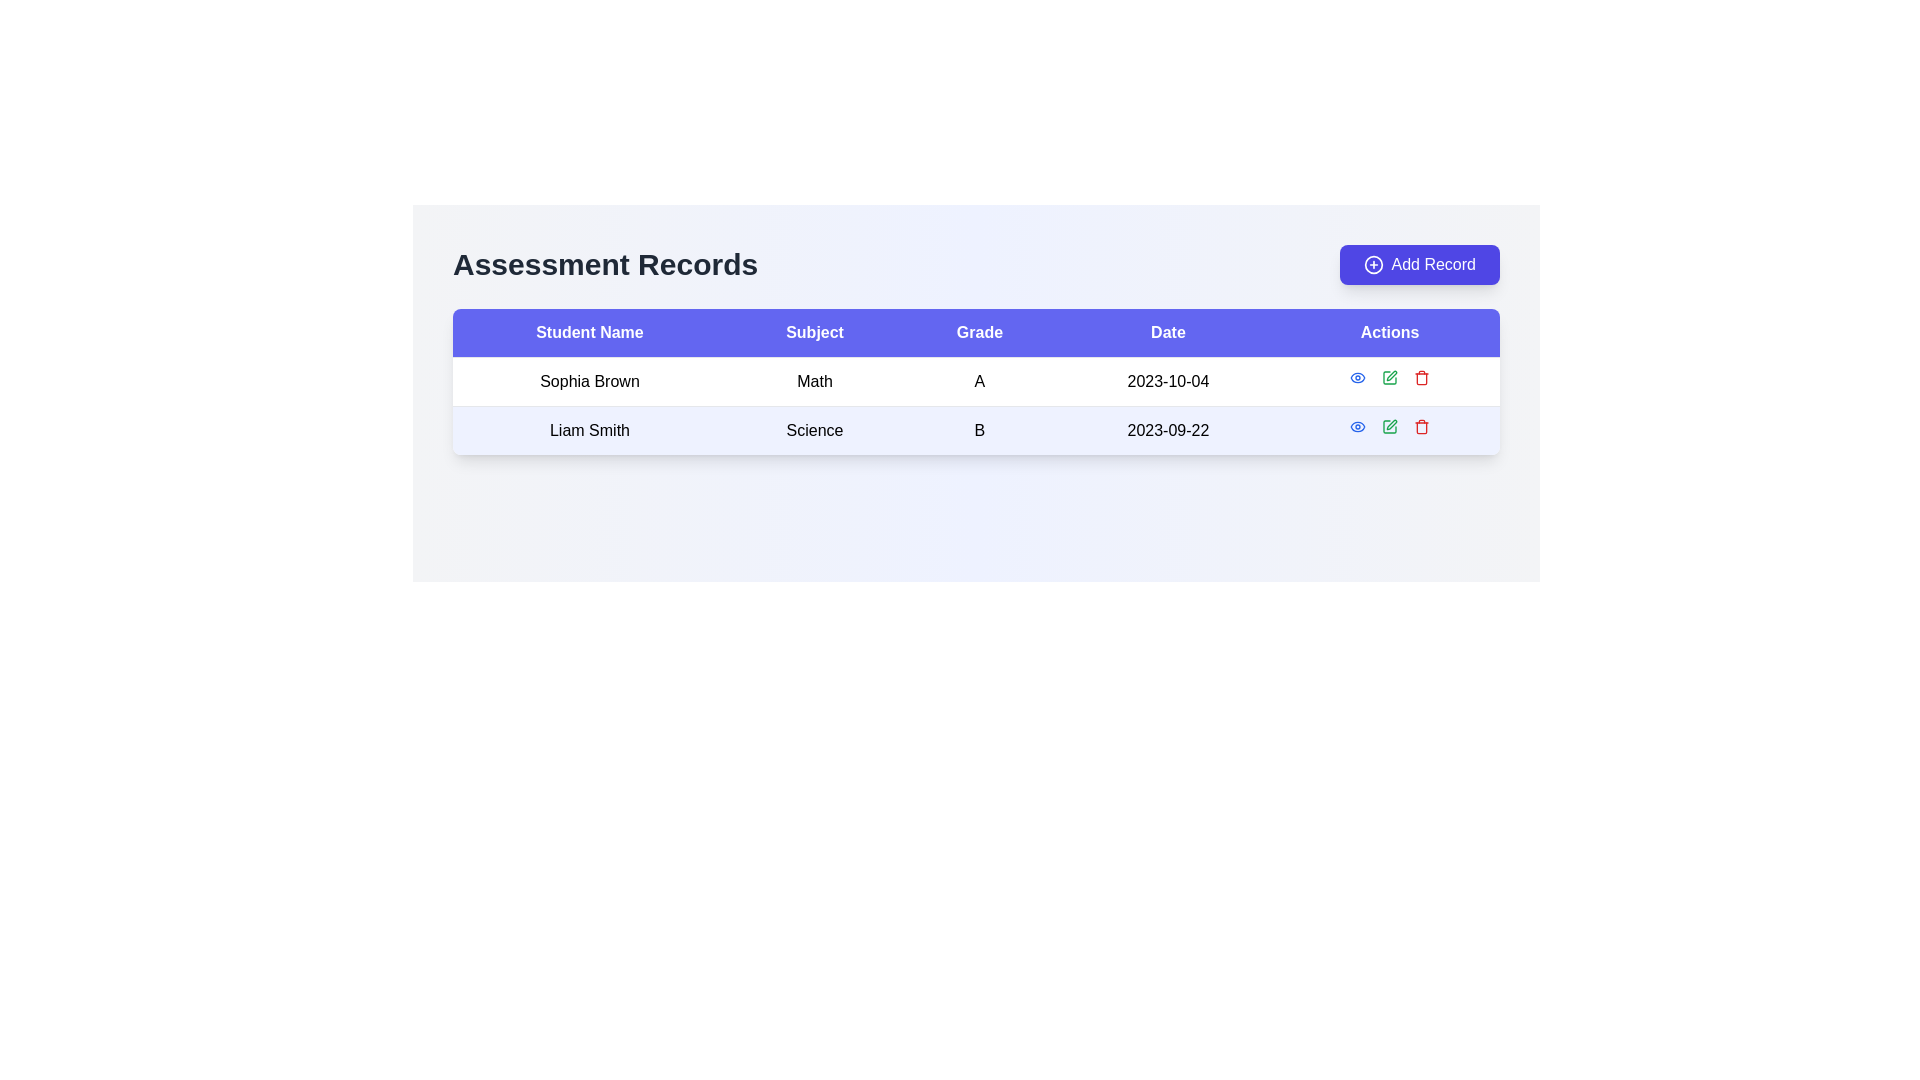 Image resolution: width=1920 pixels, height=1080 pixels. I want to click on the 'Delete' icon button located in the 'Actions' column of the table, so click(1421, 378).